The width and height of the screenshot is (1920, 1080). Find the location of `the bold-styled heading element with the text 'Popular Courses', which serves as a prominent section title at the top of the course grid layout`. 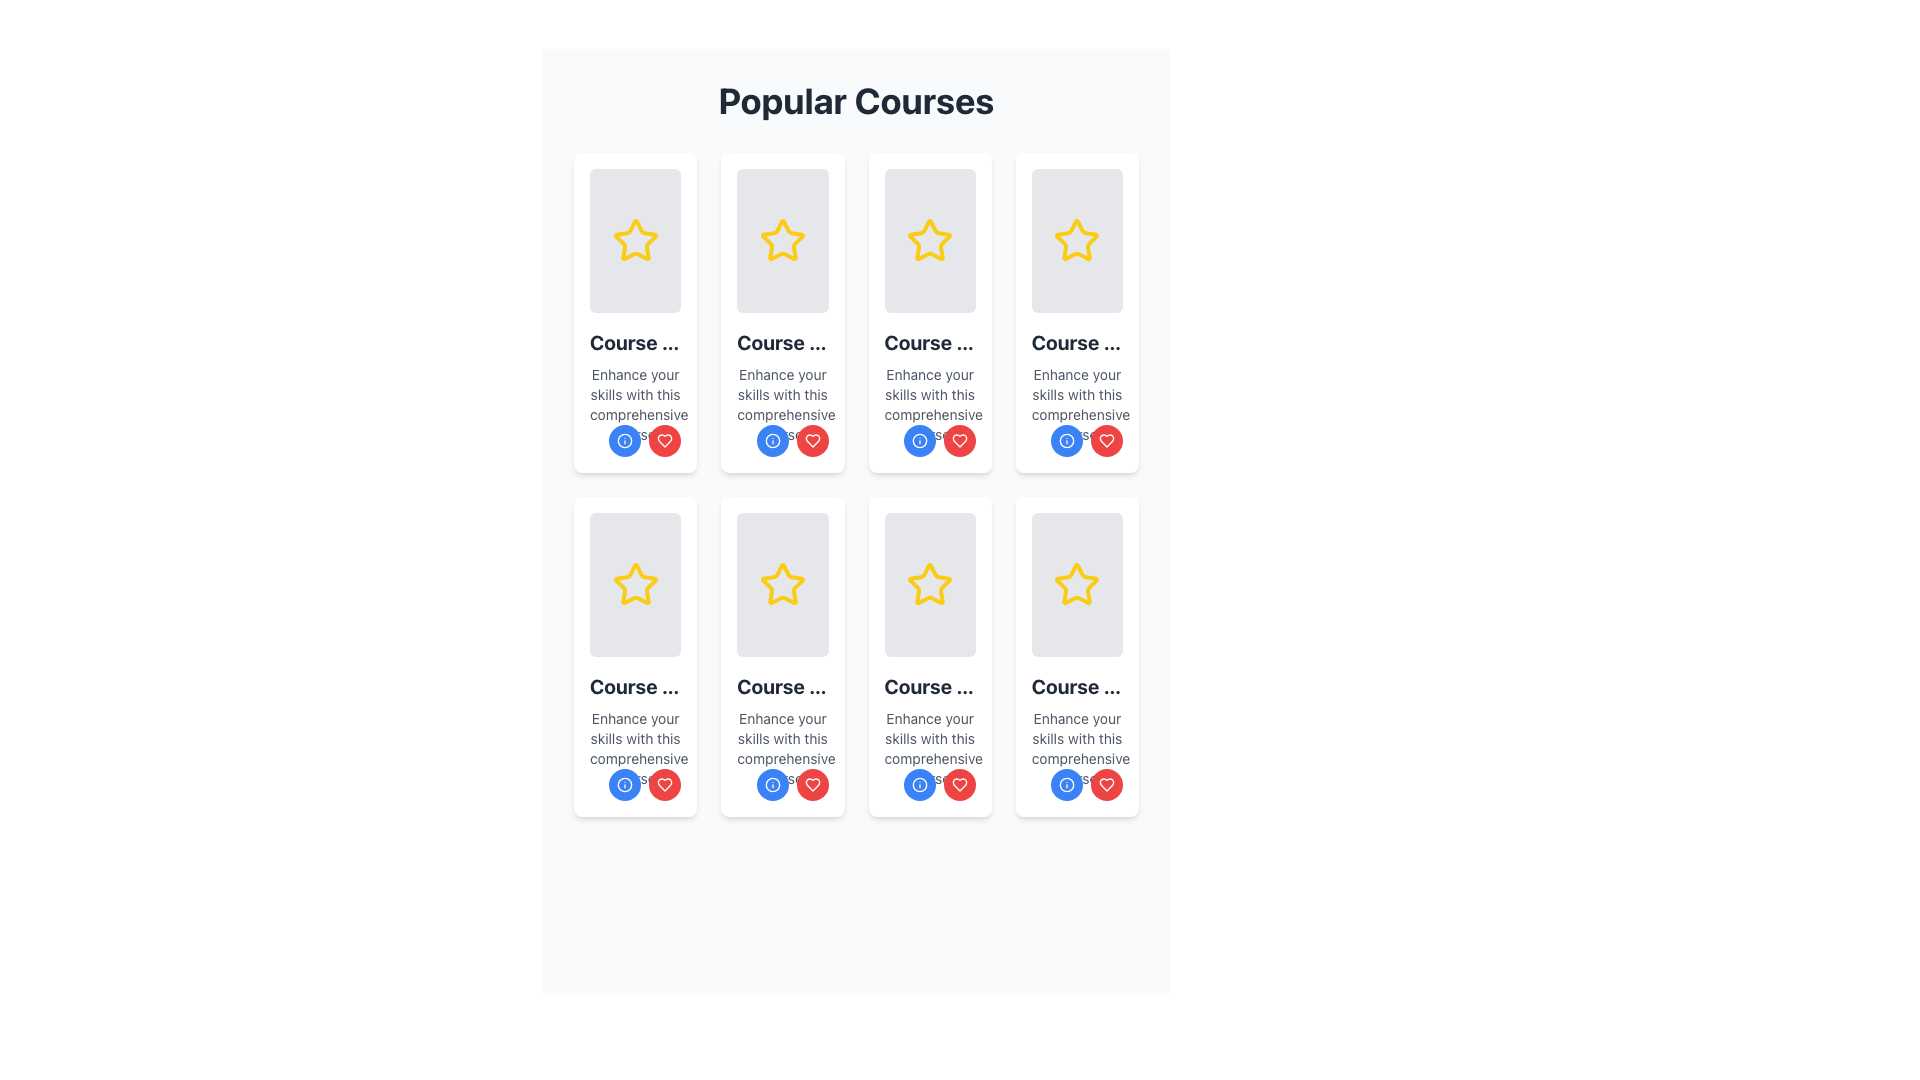

the bold-styled heading element with the text 'Popular Courses', which serves as a prominent section title at the top of the course grid layout is located at coordinates (856, 100).